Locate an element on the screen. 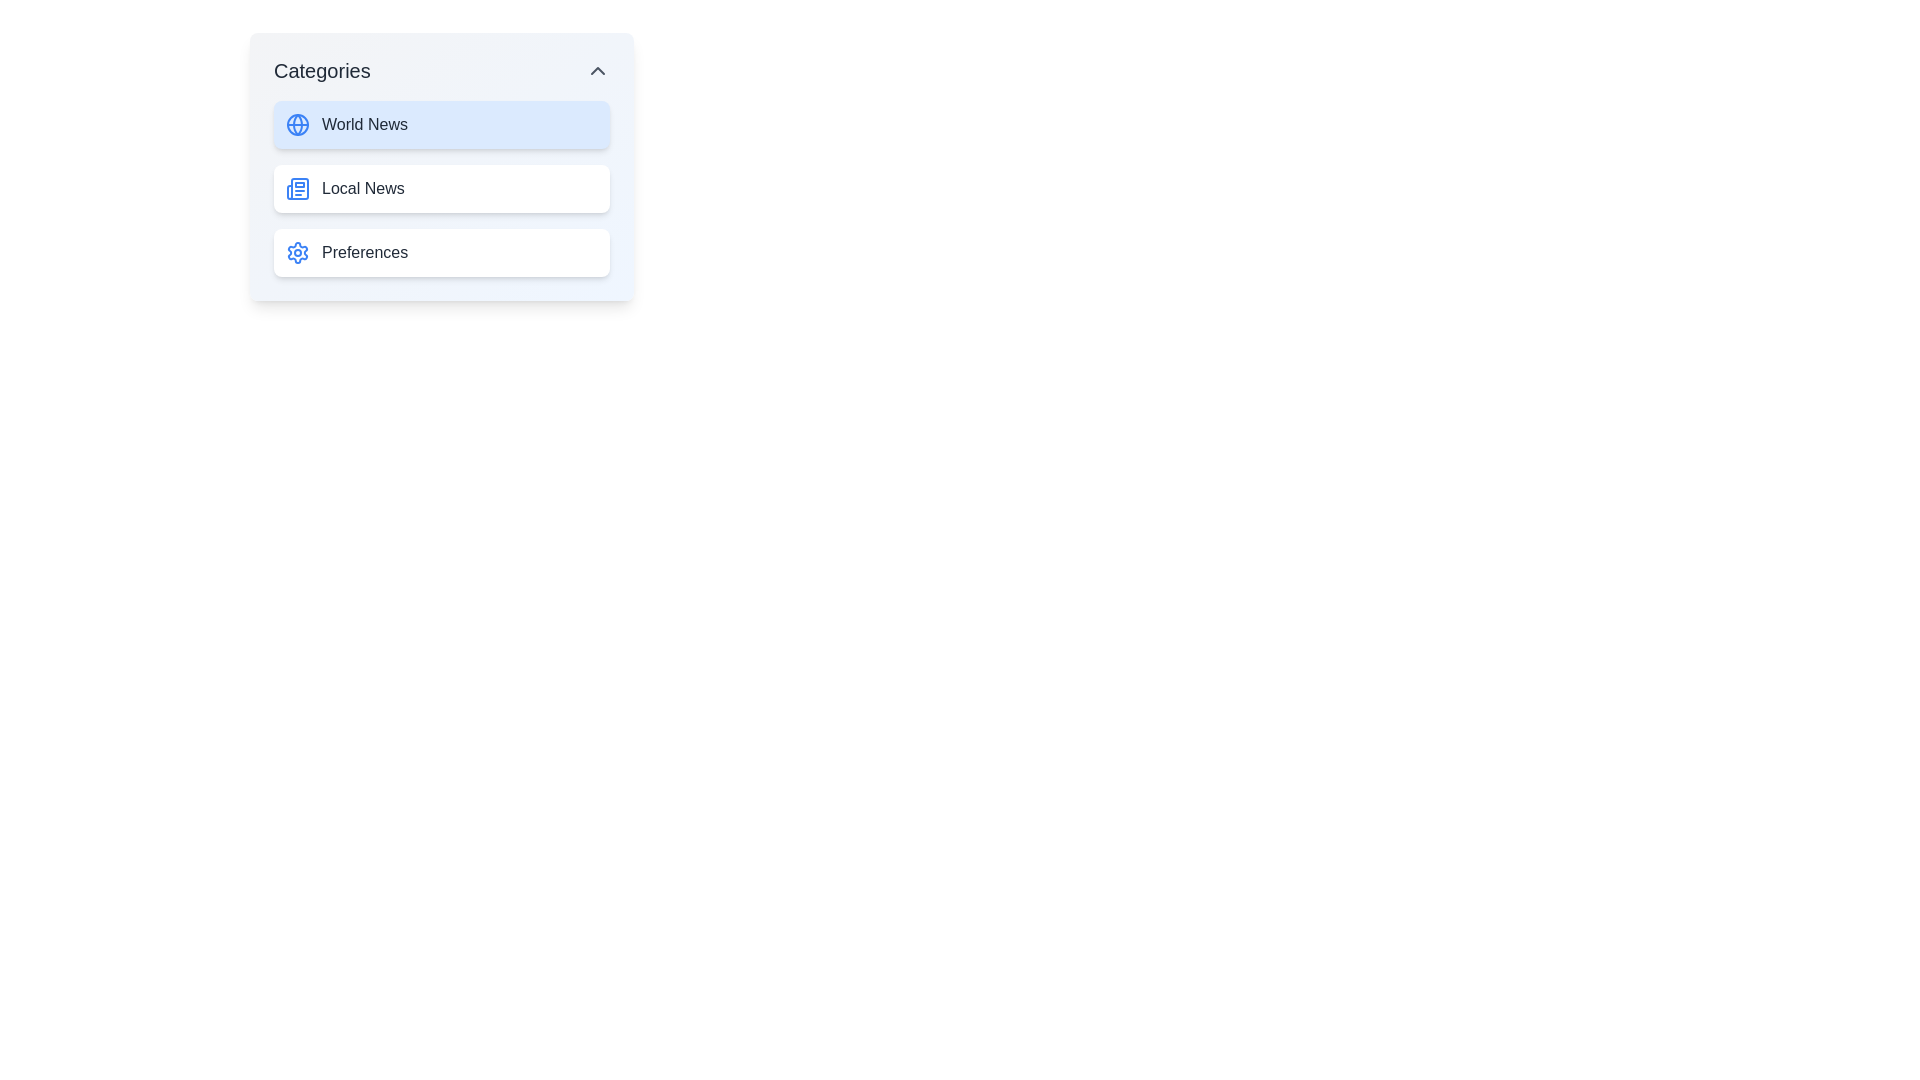 This screenshot has height=1080, width=1920. the button located at the top-right of the 'Categories' section header to trigger the context menu is located at coordinates (597, 69).